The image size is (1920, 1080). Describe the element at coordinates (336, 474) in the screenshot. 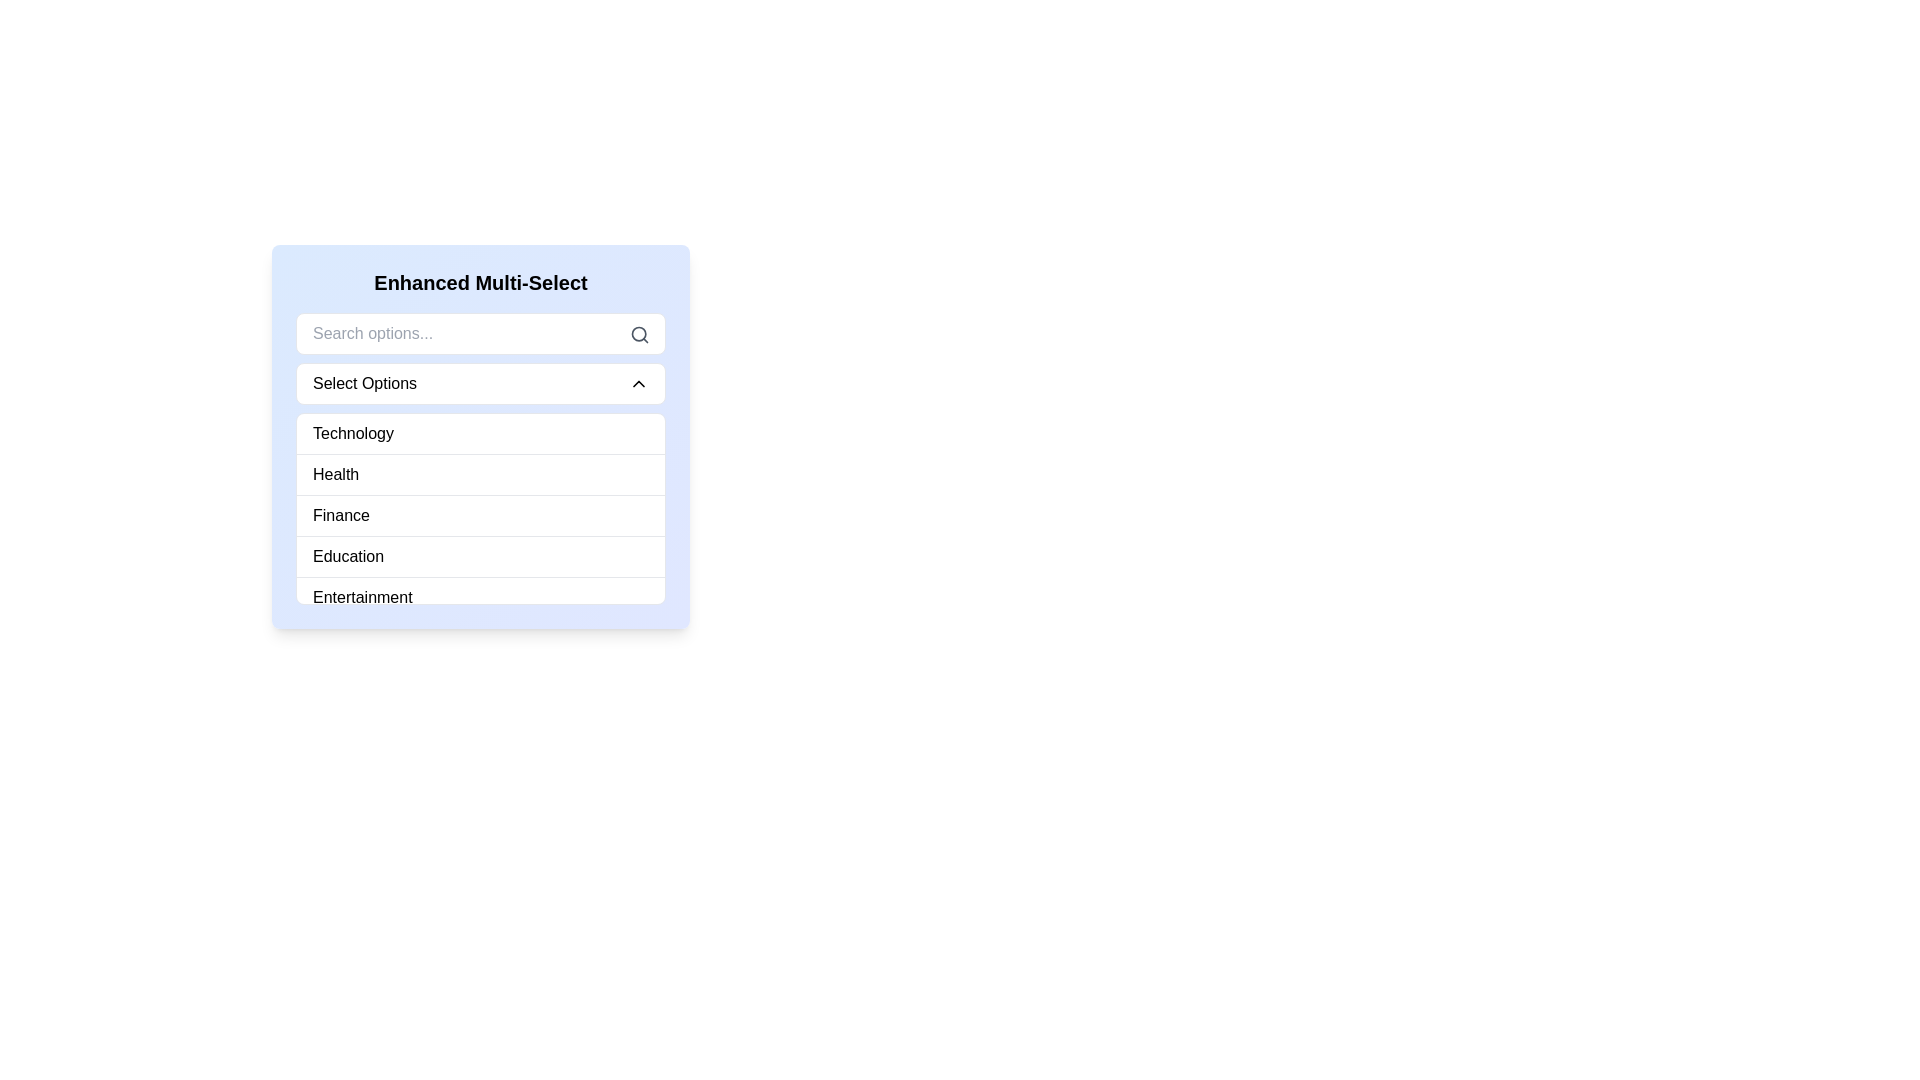

I see `the 'Health' option label inside the selectable dropdown, which is the second item in the dropdown options list of the 'Enhanced Multi-Select' interface` at that location.